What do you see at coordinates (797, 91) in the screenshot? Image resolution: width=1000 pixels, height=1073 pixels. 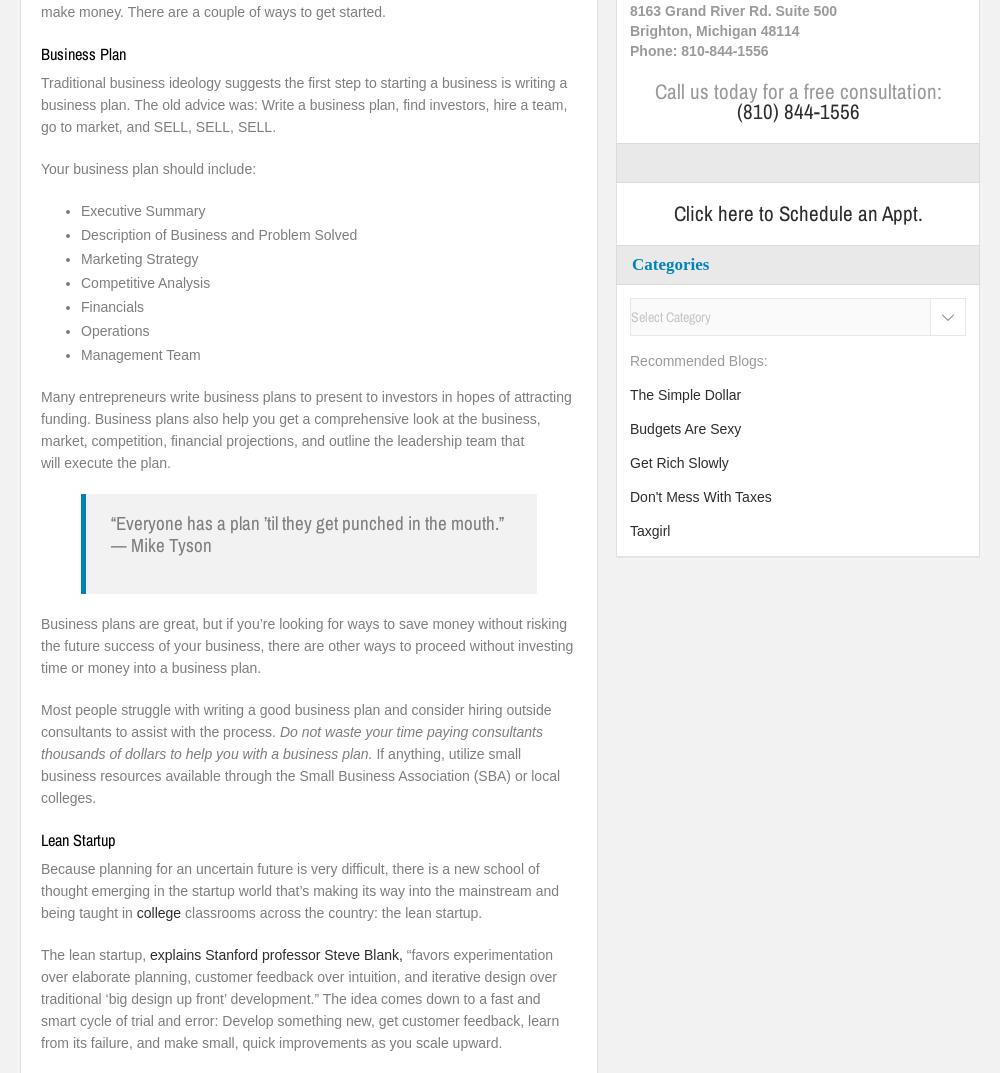 I see `'Call us today for a
free consultation:'` at bounding box center [797, 91].